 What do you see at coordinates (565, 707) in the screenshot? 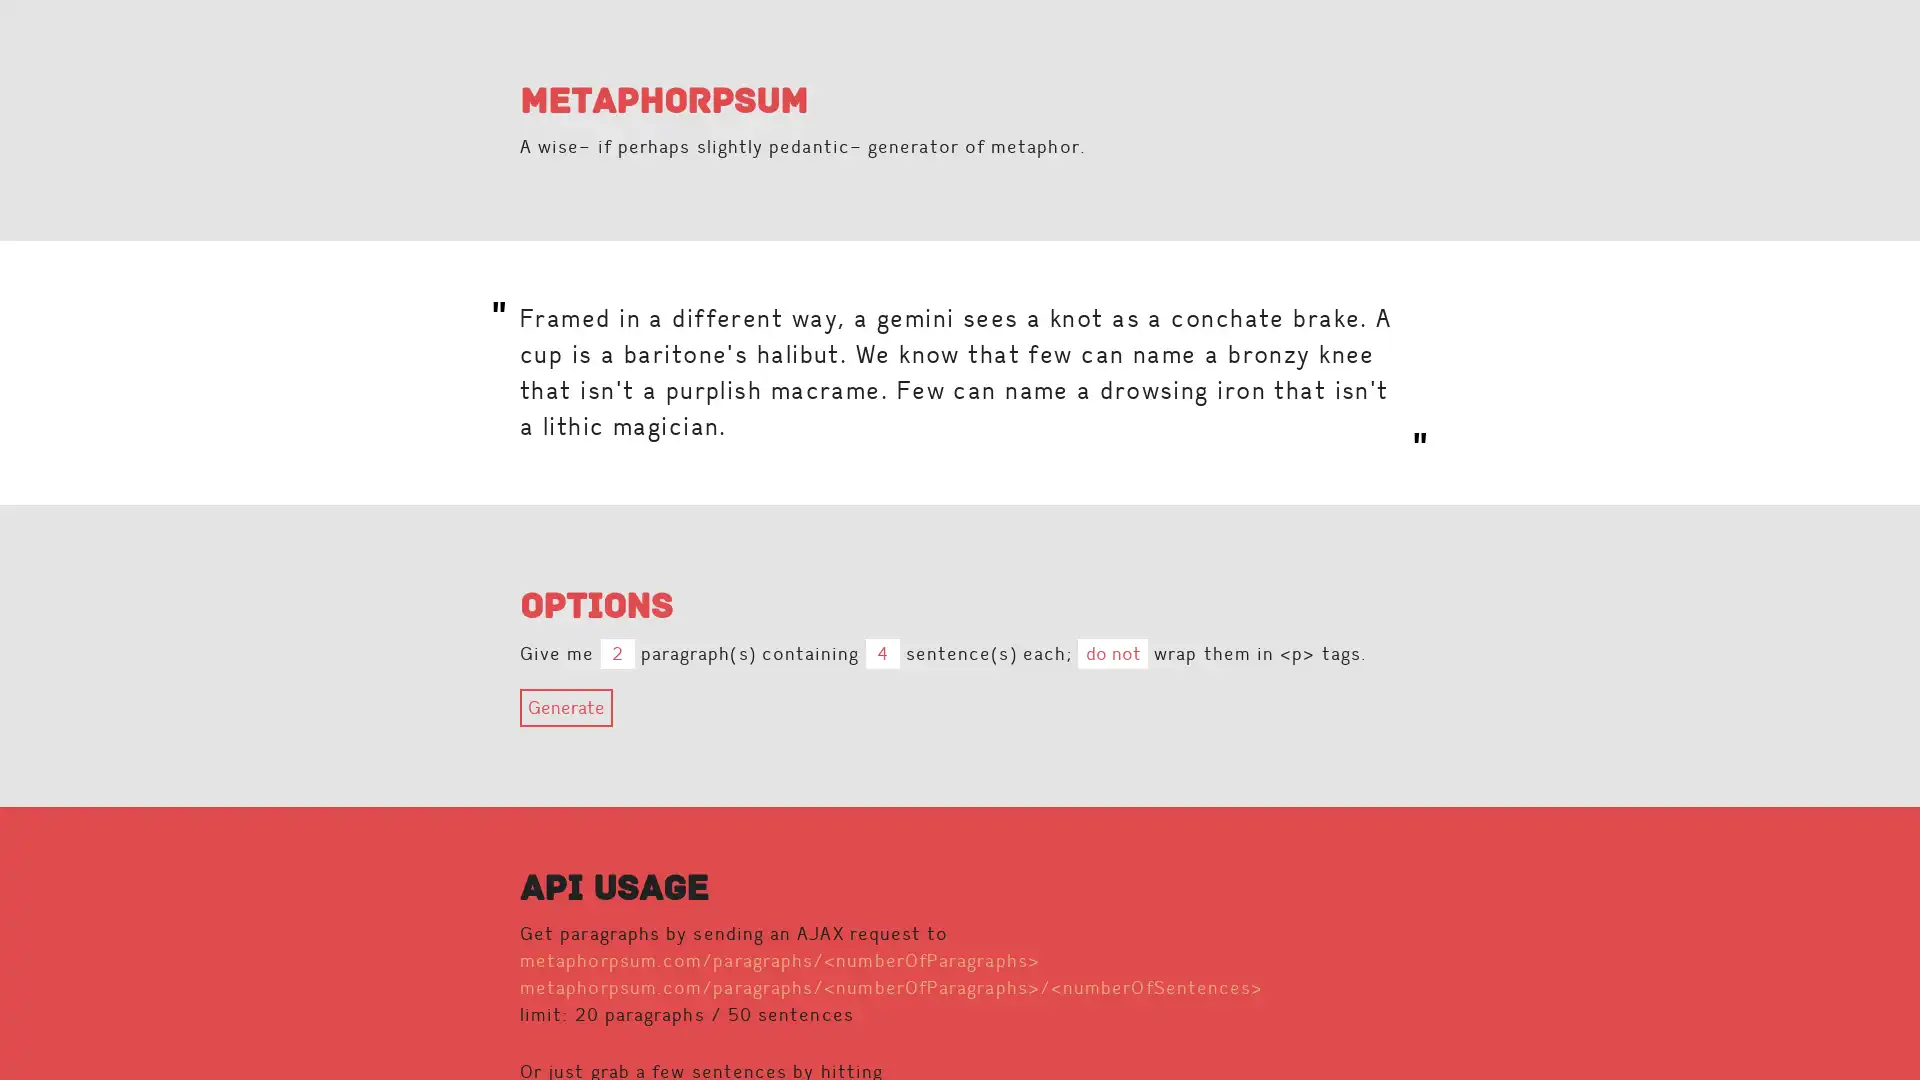
I see `Generate` at bounding box center [565, 707].